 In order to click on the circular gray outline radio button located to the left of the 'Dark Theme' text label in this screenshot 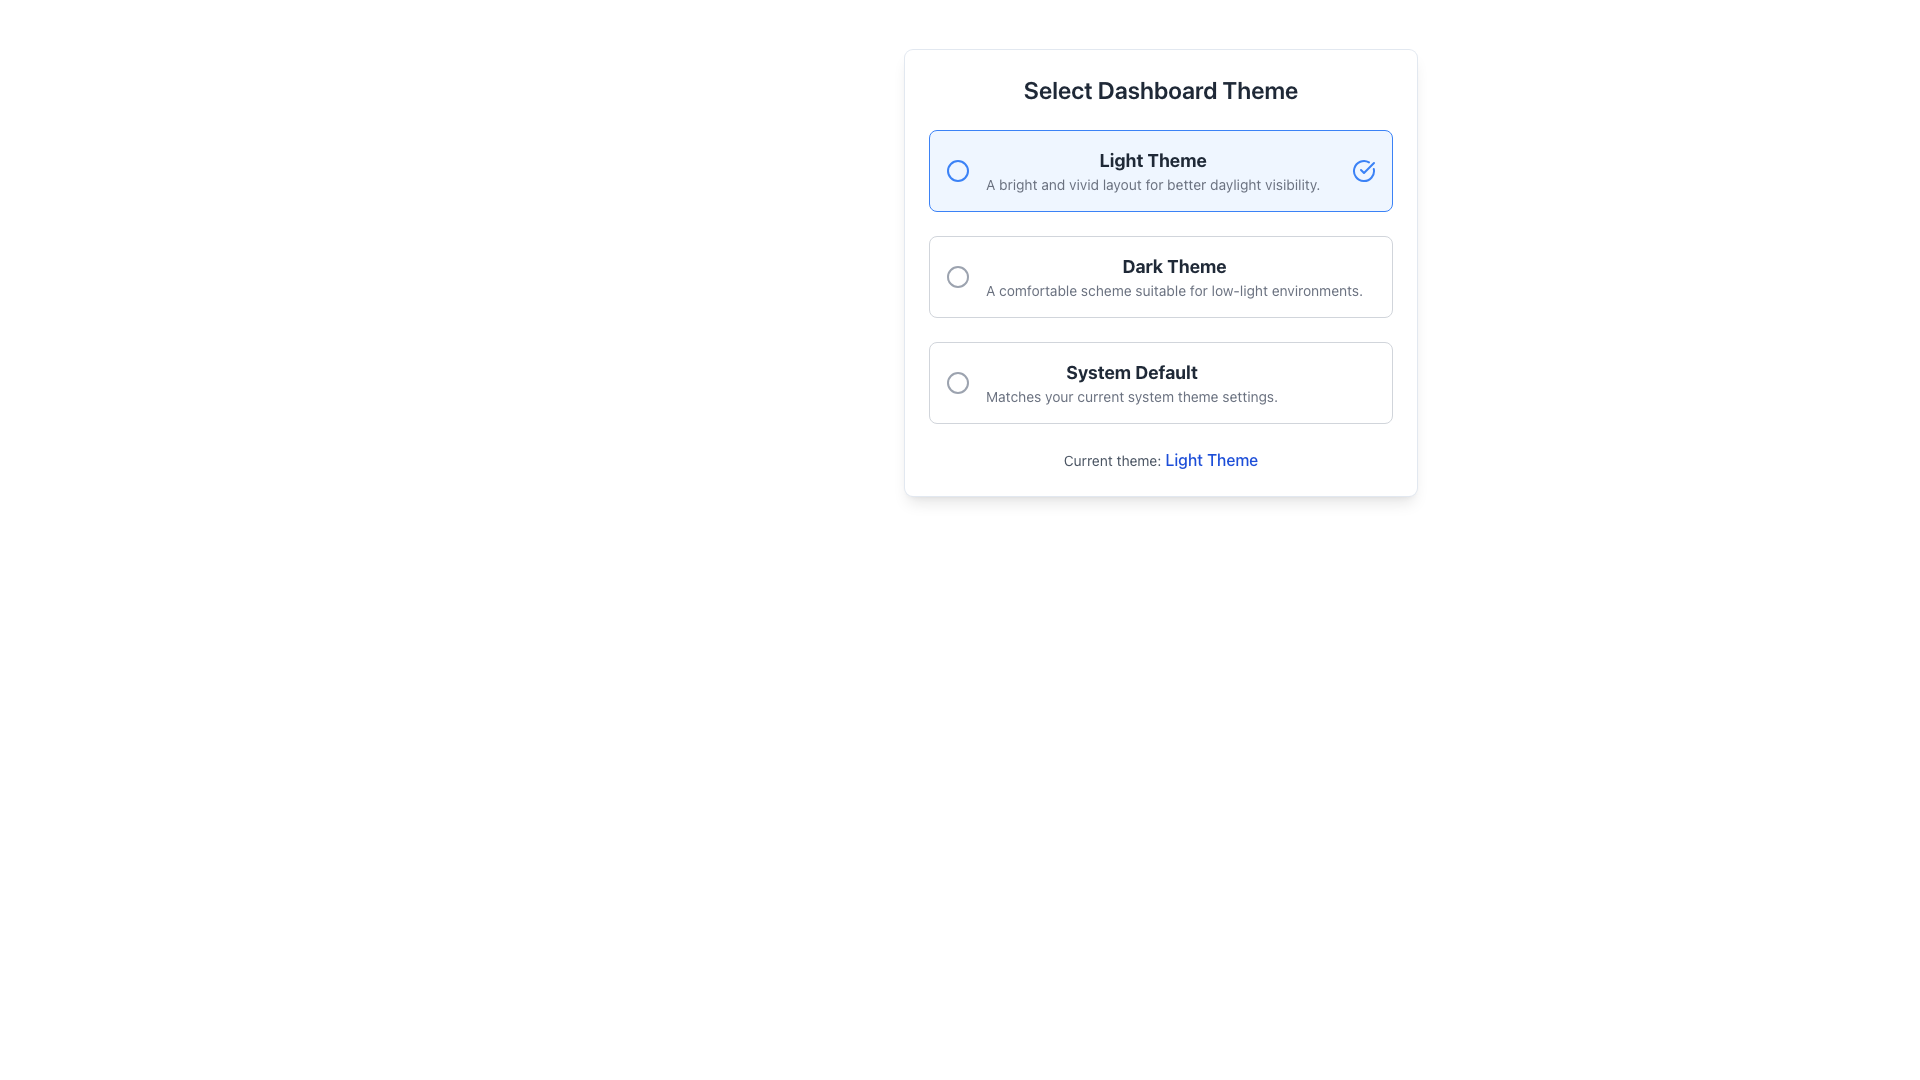, I will do `click(957, 277)`.